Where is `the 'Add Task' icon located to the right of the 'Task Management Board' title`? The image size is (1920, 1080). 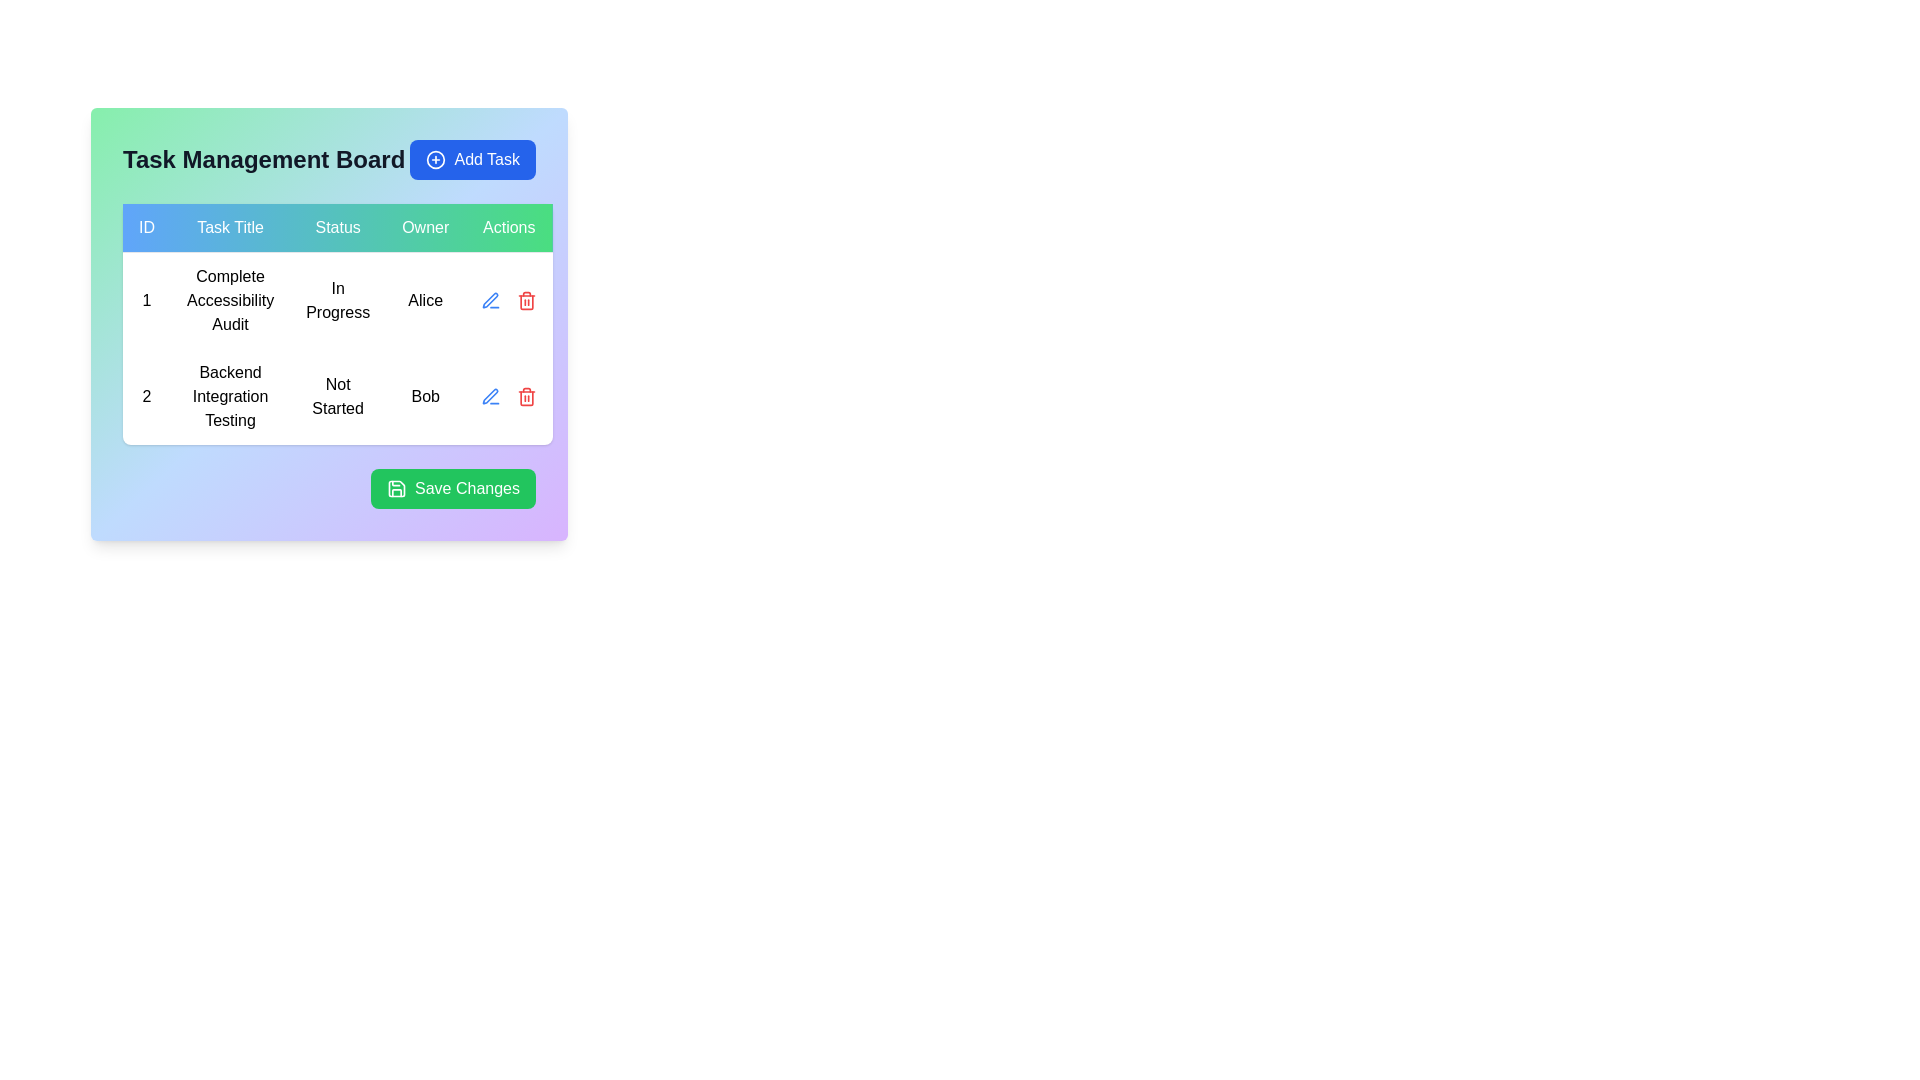
the 'Add Task' icon located to the right of the 'Task Management Board' title is located at coordinates (435, 158).